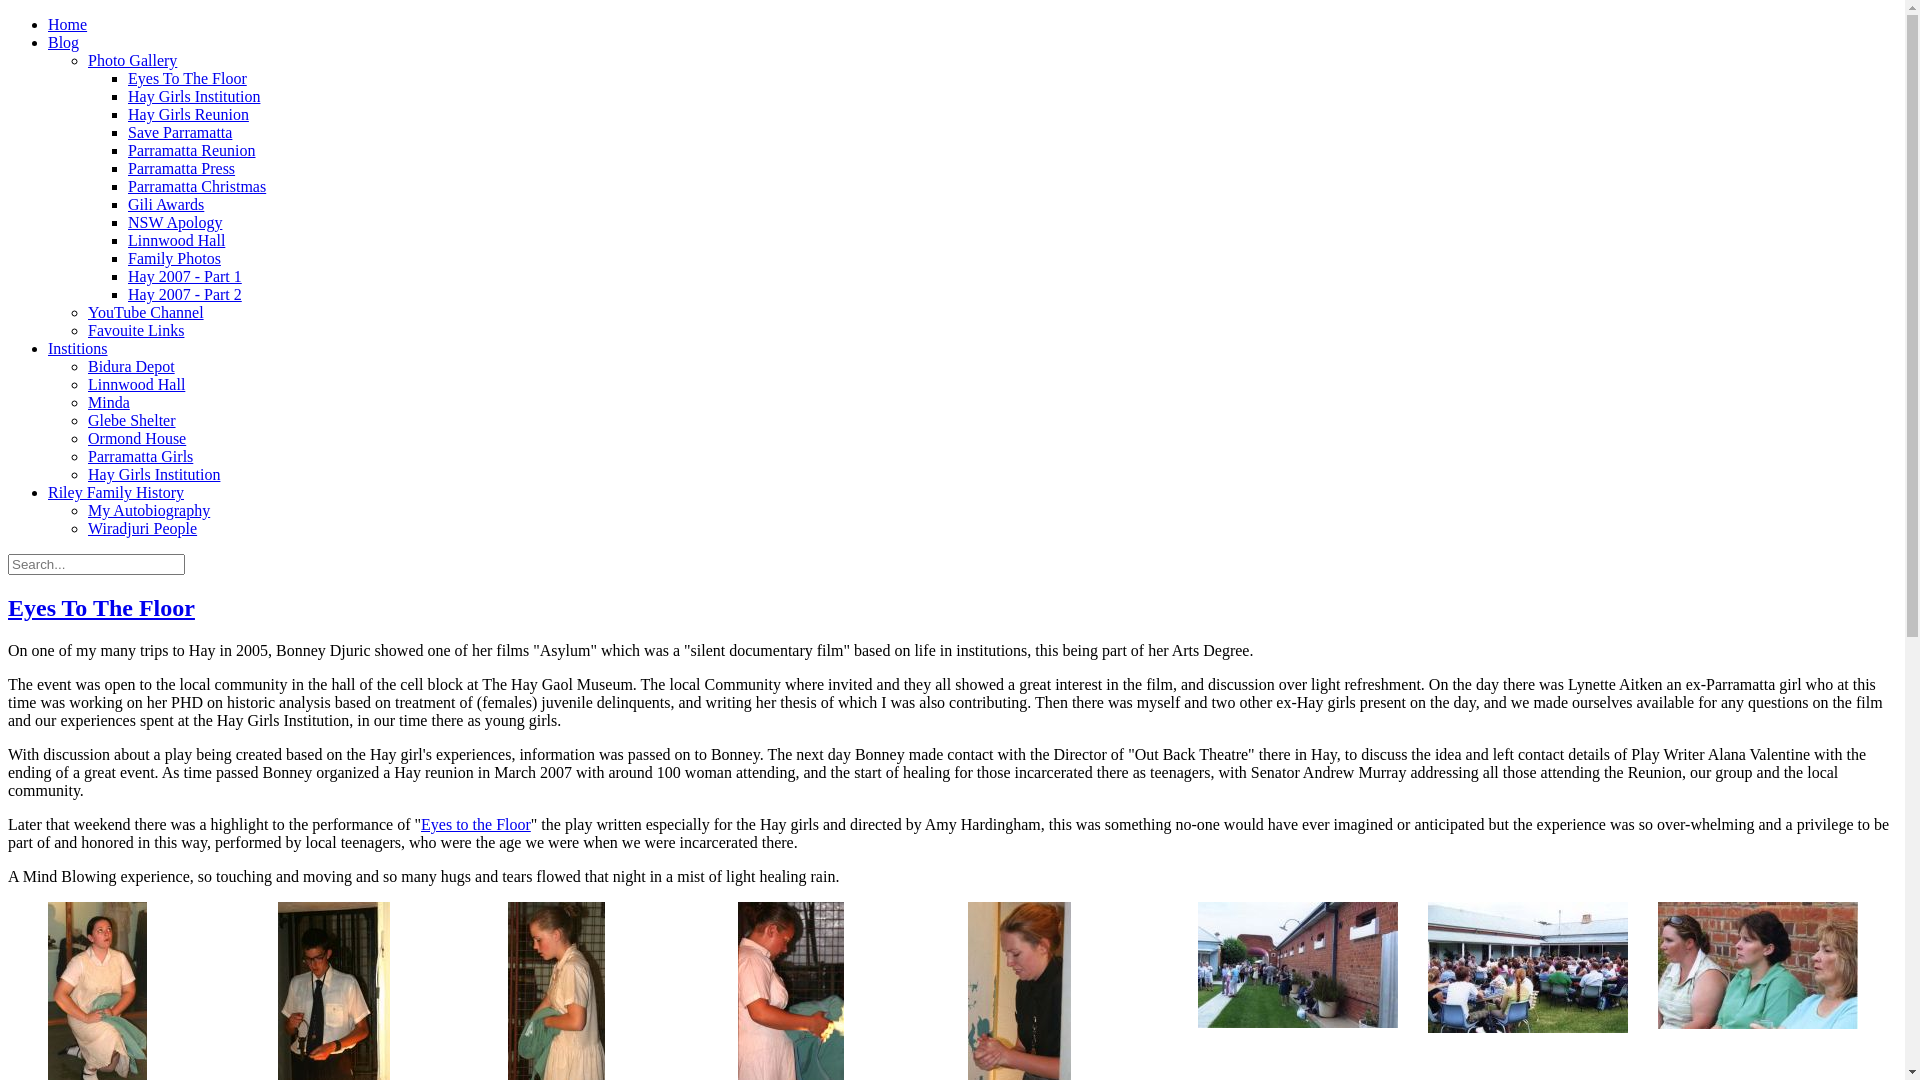 This screenshot has width=1920, height=1080. Describe the element at coordinates (181, 167) in the screenshot. I see `'Parramatta Press'` at that location.